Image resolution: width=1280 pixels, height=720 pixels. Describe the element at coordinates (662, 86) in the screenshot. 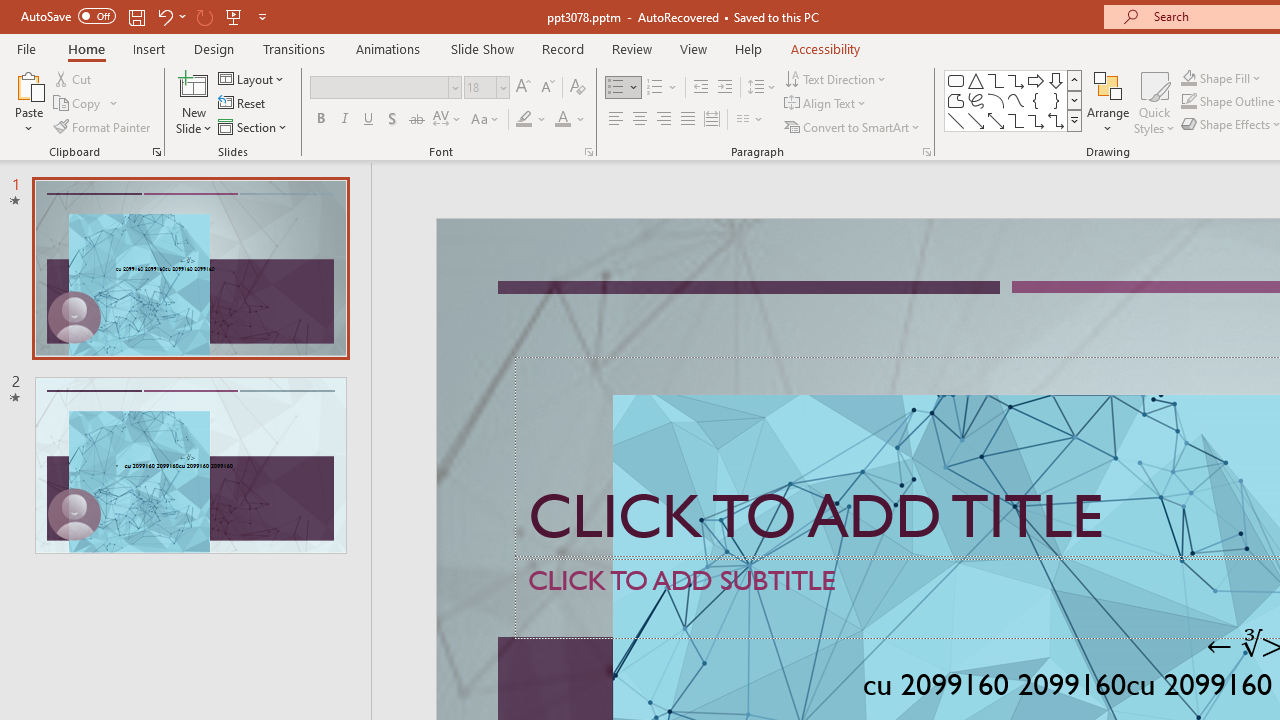

I see `'Numbering'` at that location.